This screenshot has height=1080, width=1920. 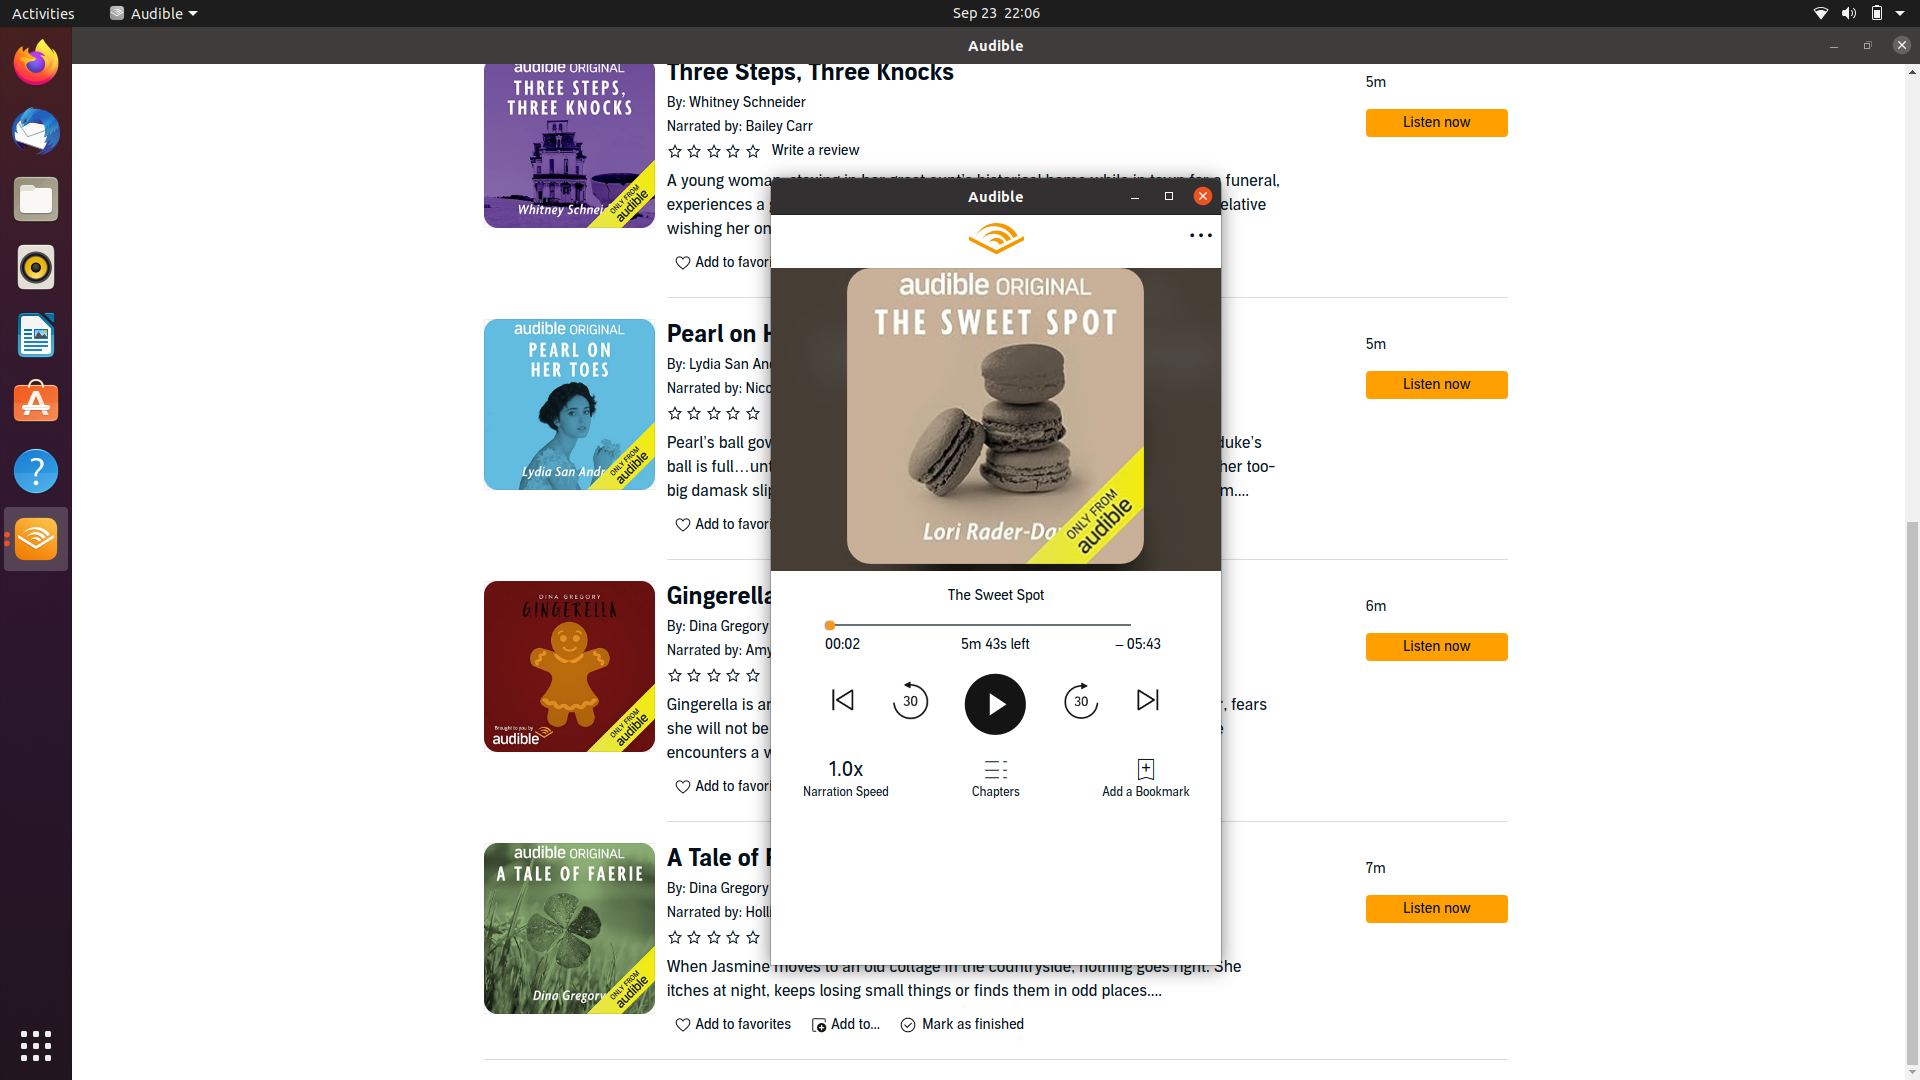 What do you see at coordinates (1136, 196) in the screenshot?
I see `Fully widen book display` at bounding box center [1136, 196].